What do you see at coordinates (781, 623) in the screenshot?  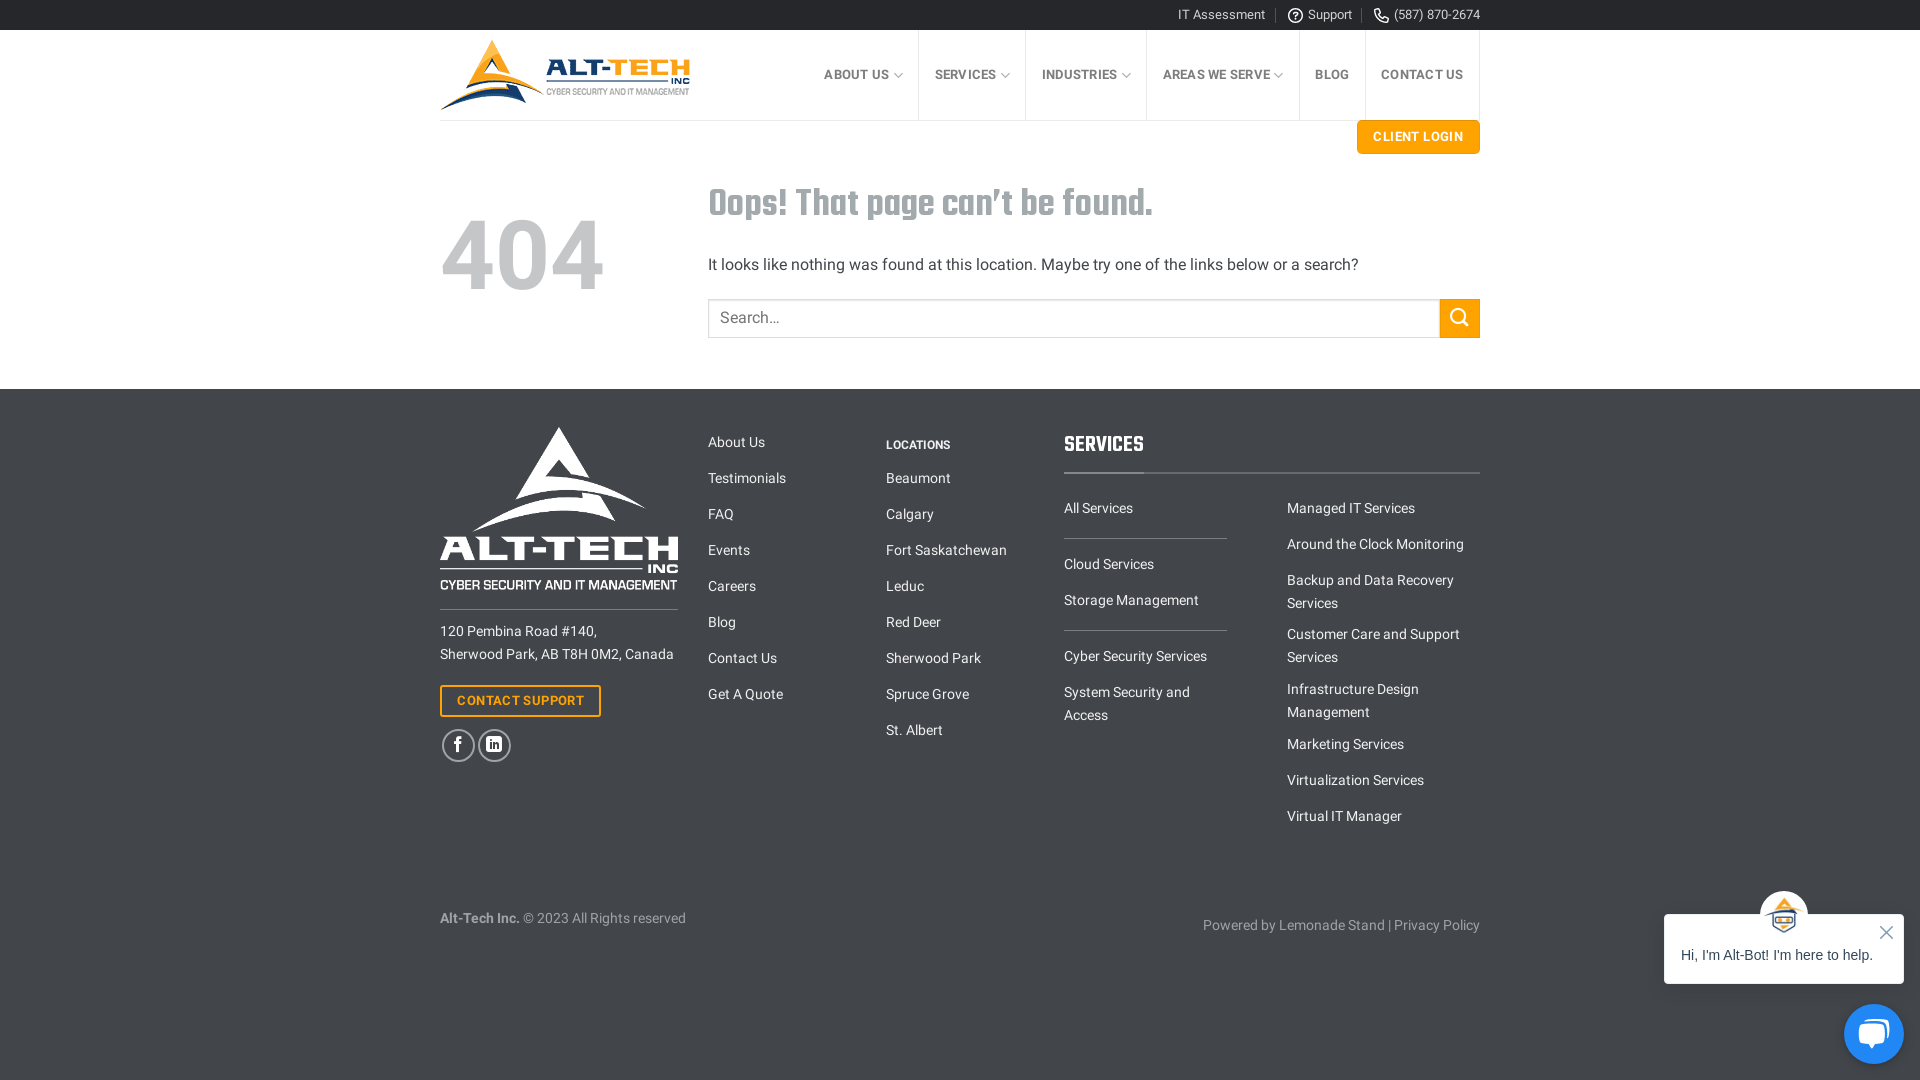 I see `'Blog'` at bounding box center [781, 623].